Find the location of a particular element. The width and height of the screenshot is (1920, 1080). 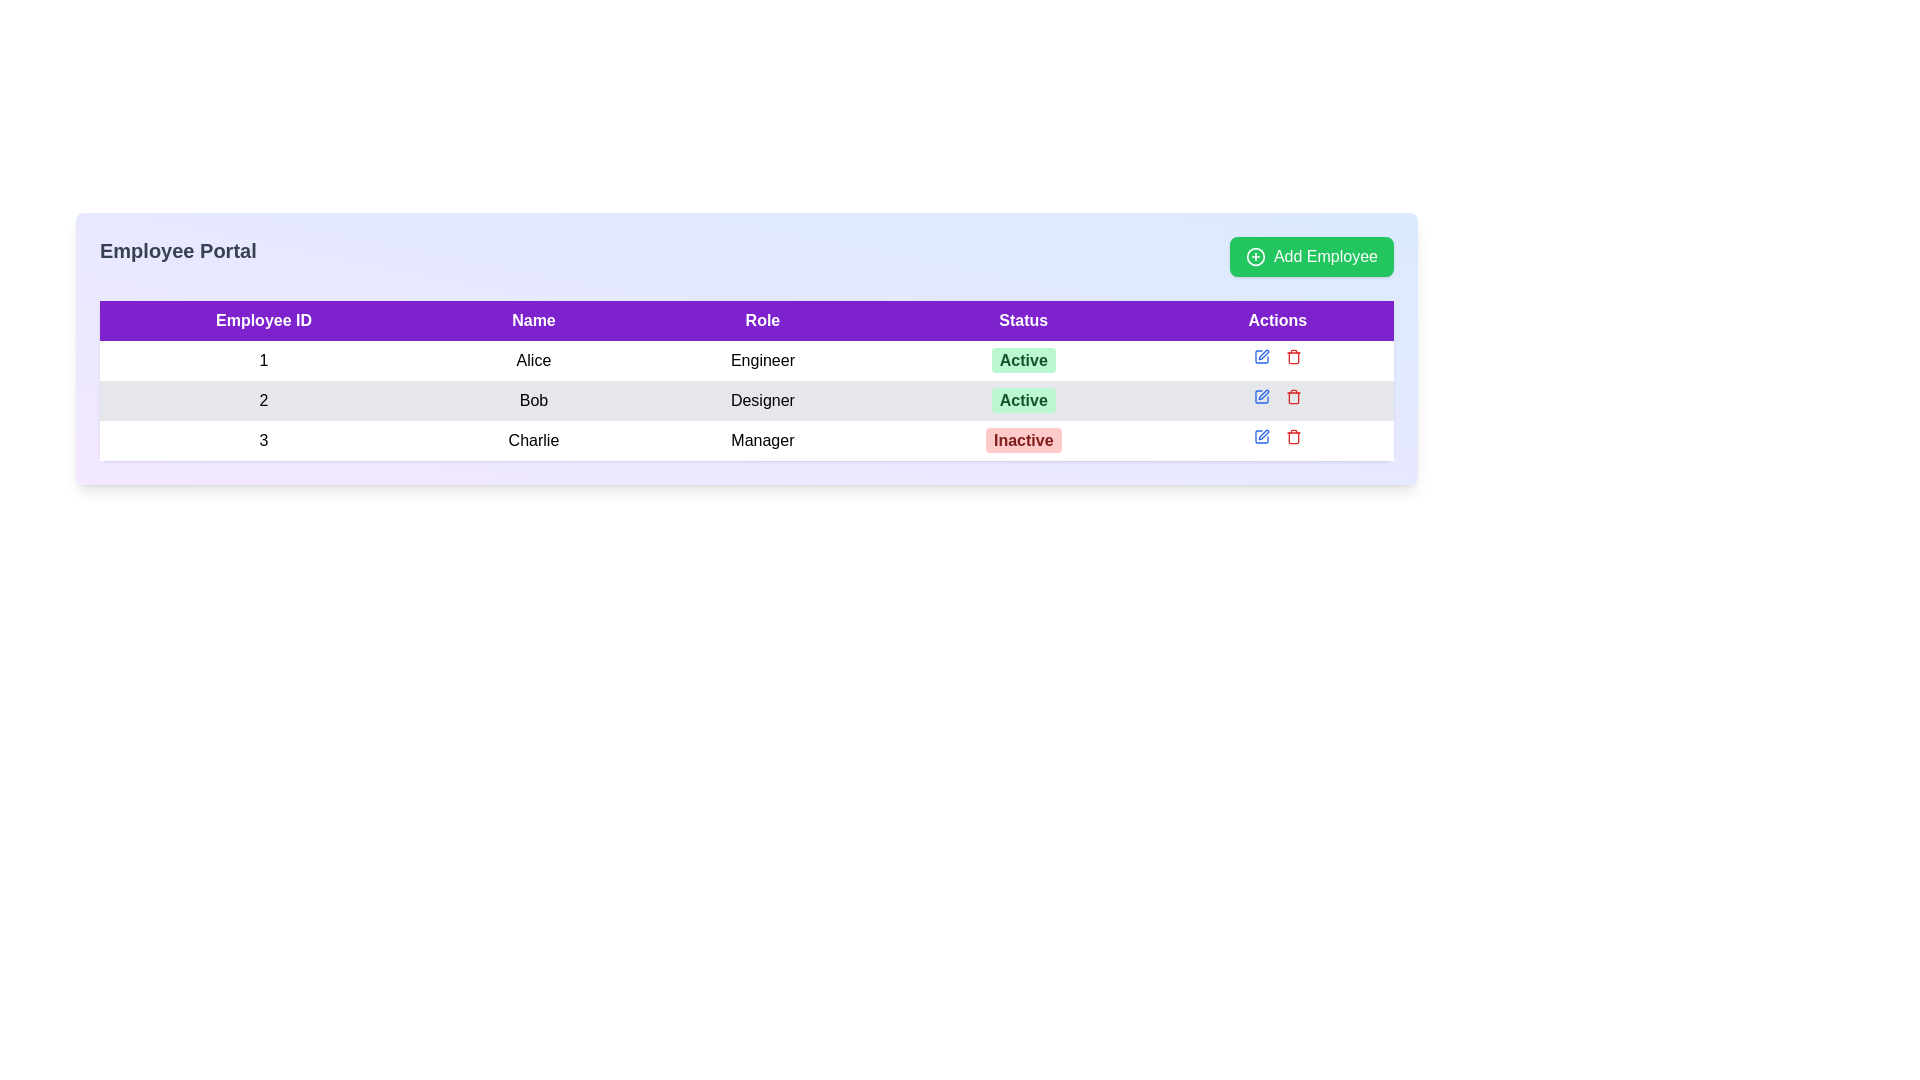

the purple rectangular row in the table header containing the column titles 'Employee ID', 'Name', 'Role', 'Status', and 'Actions' is located at coordinates (746, 319).